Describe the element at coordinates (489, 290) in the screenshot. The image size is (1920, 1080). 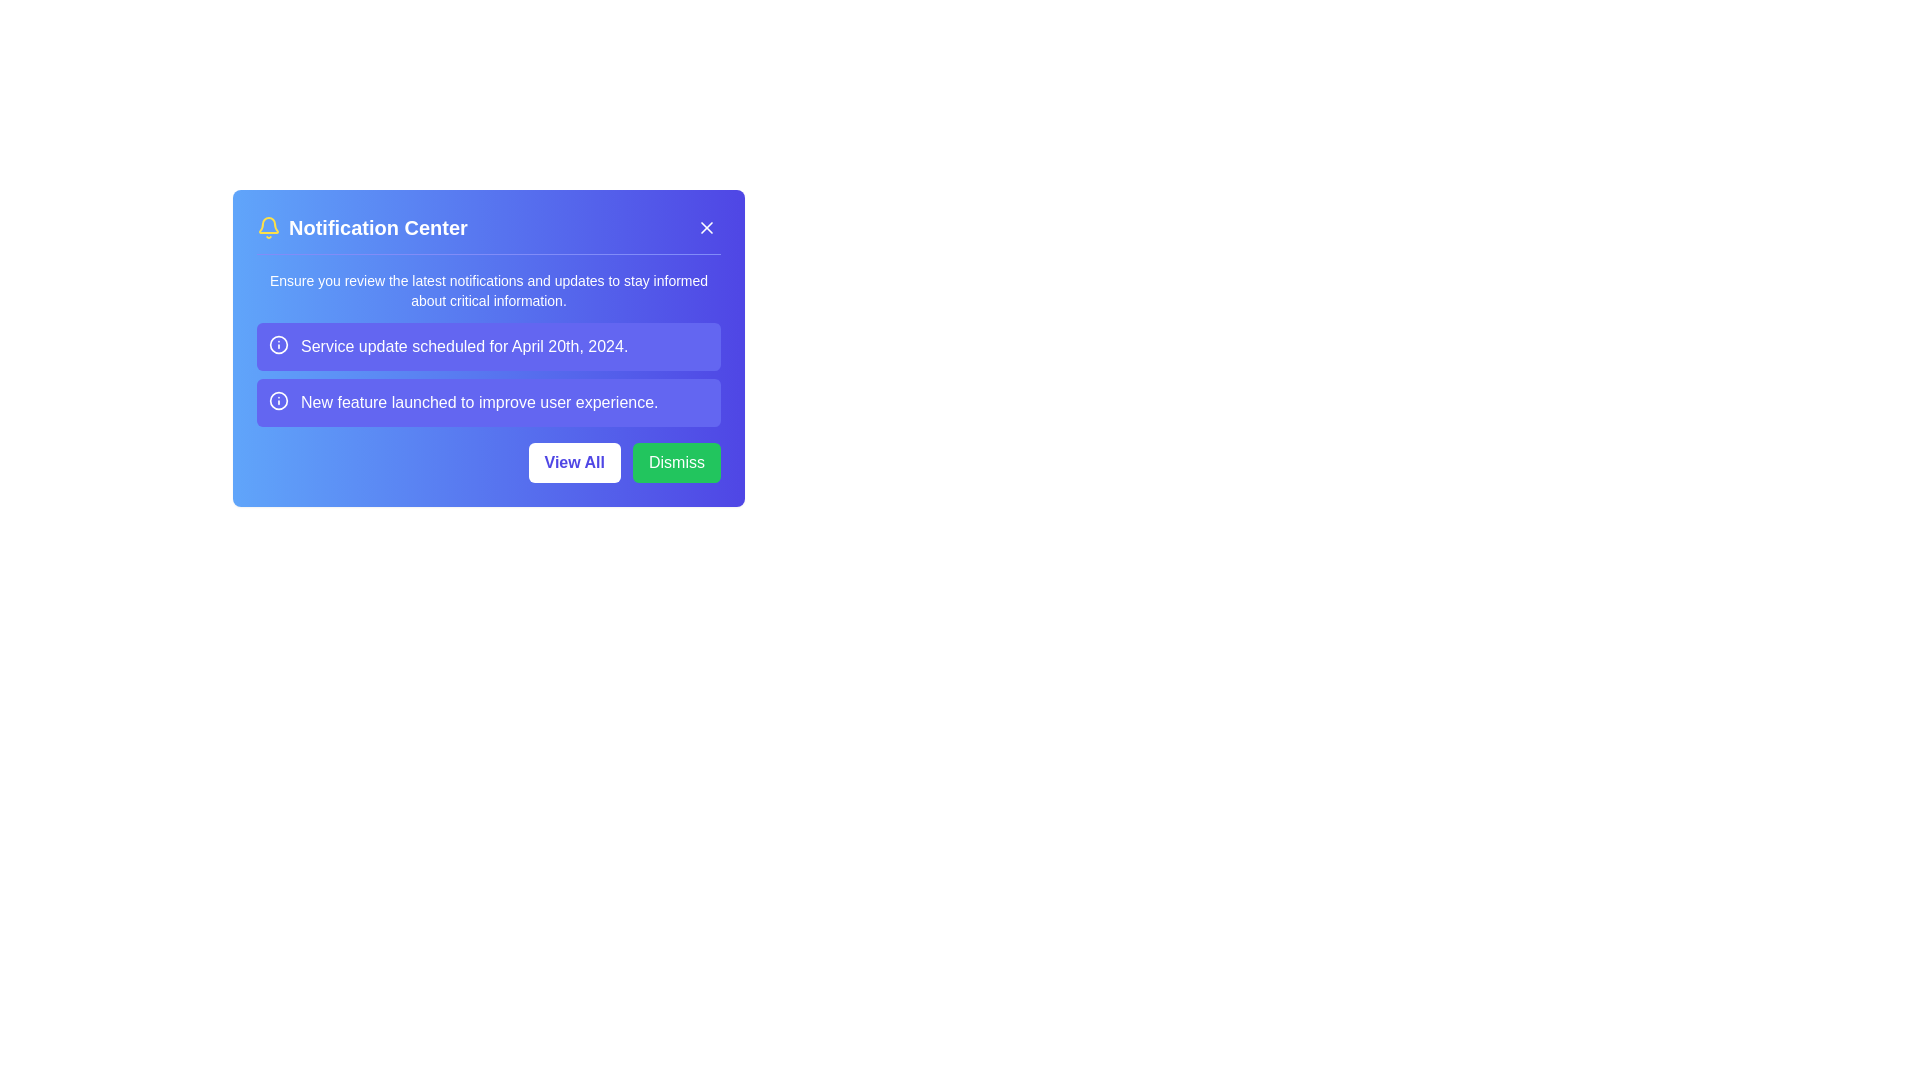
I see `static text displaying the message: 'Ensure you review the latest notifications and updates to stay informed about critical information.' located at the top of the 'Notification Center' modal` at that location.